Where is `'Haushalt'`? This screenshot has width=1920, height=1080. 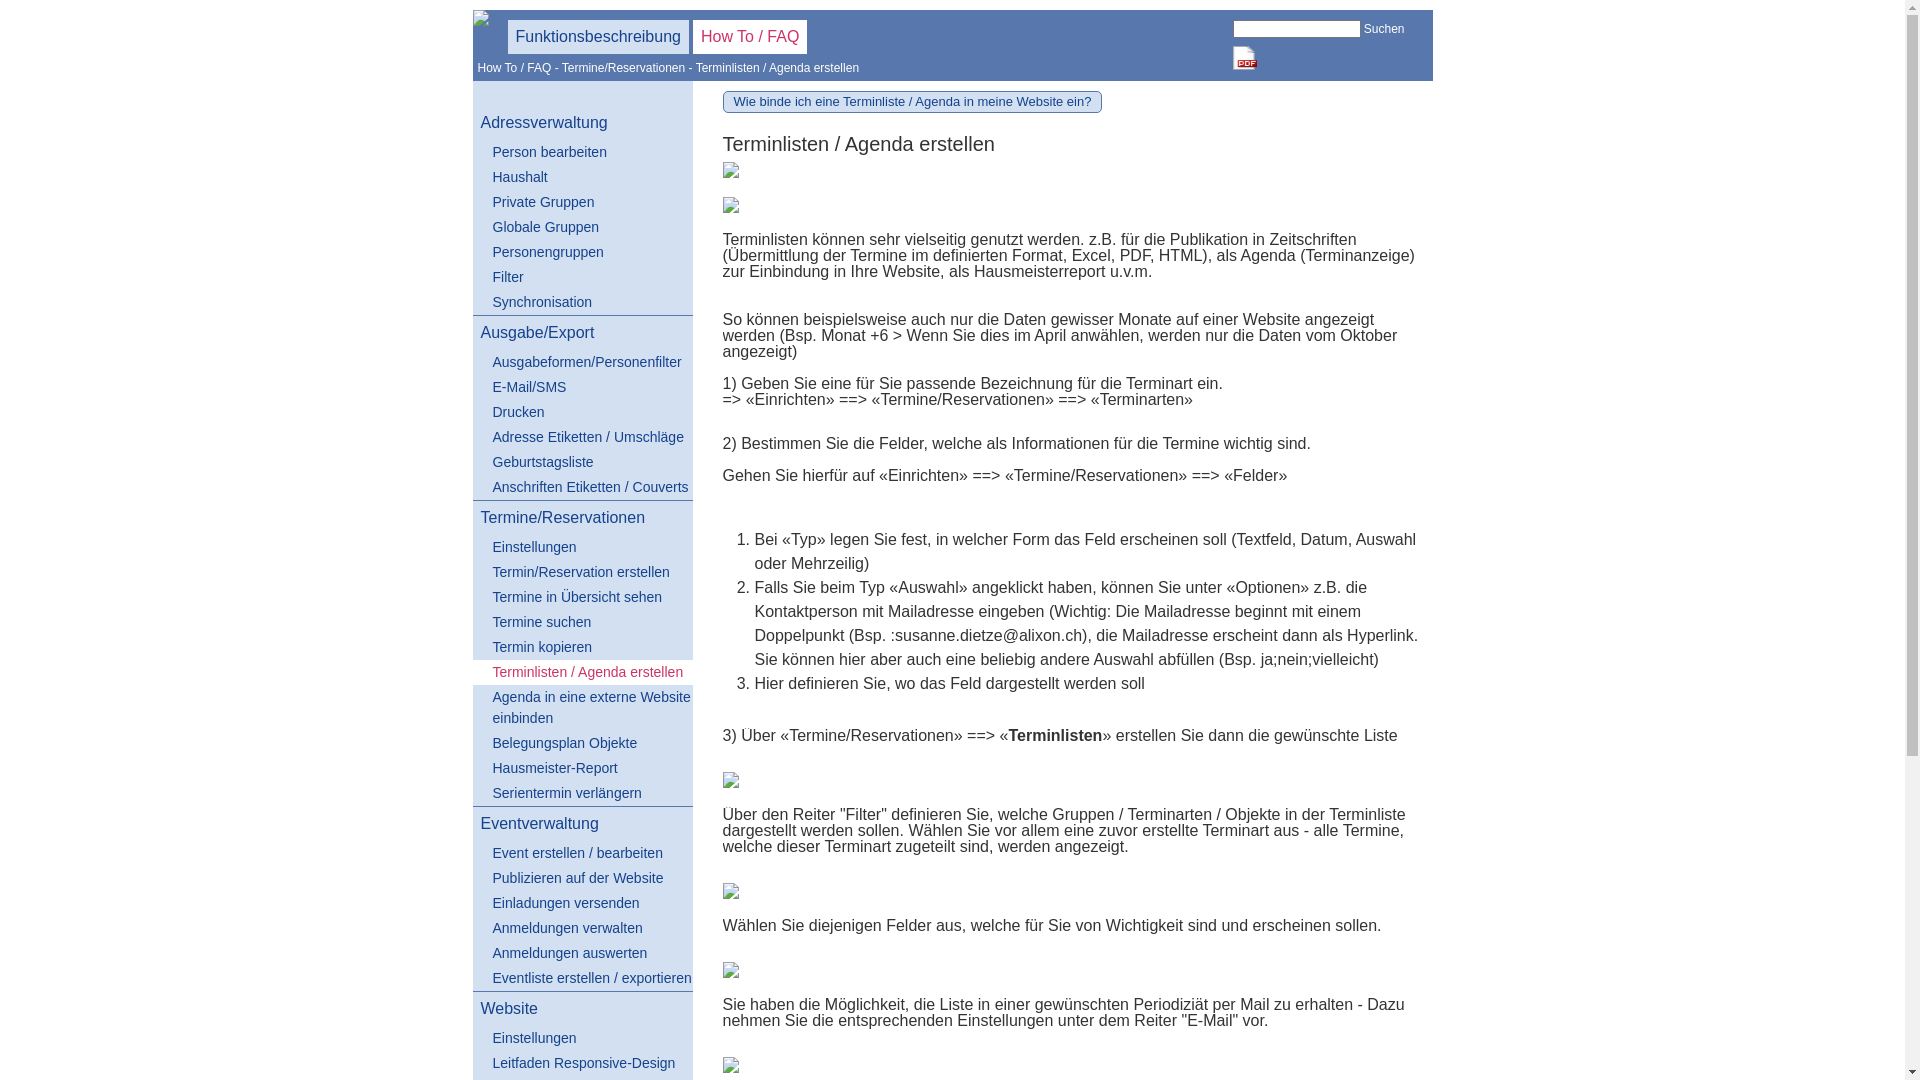
'Haushalt' is located at coordinates (580, 176).